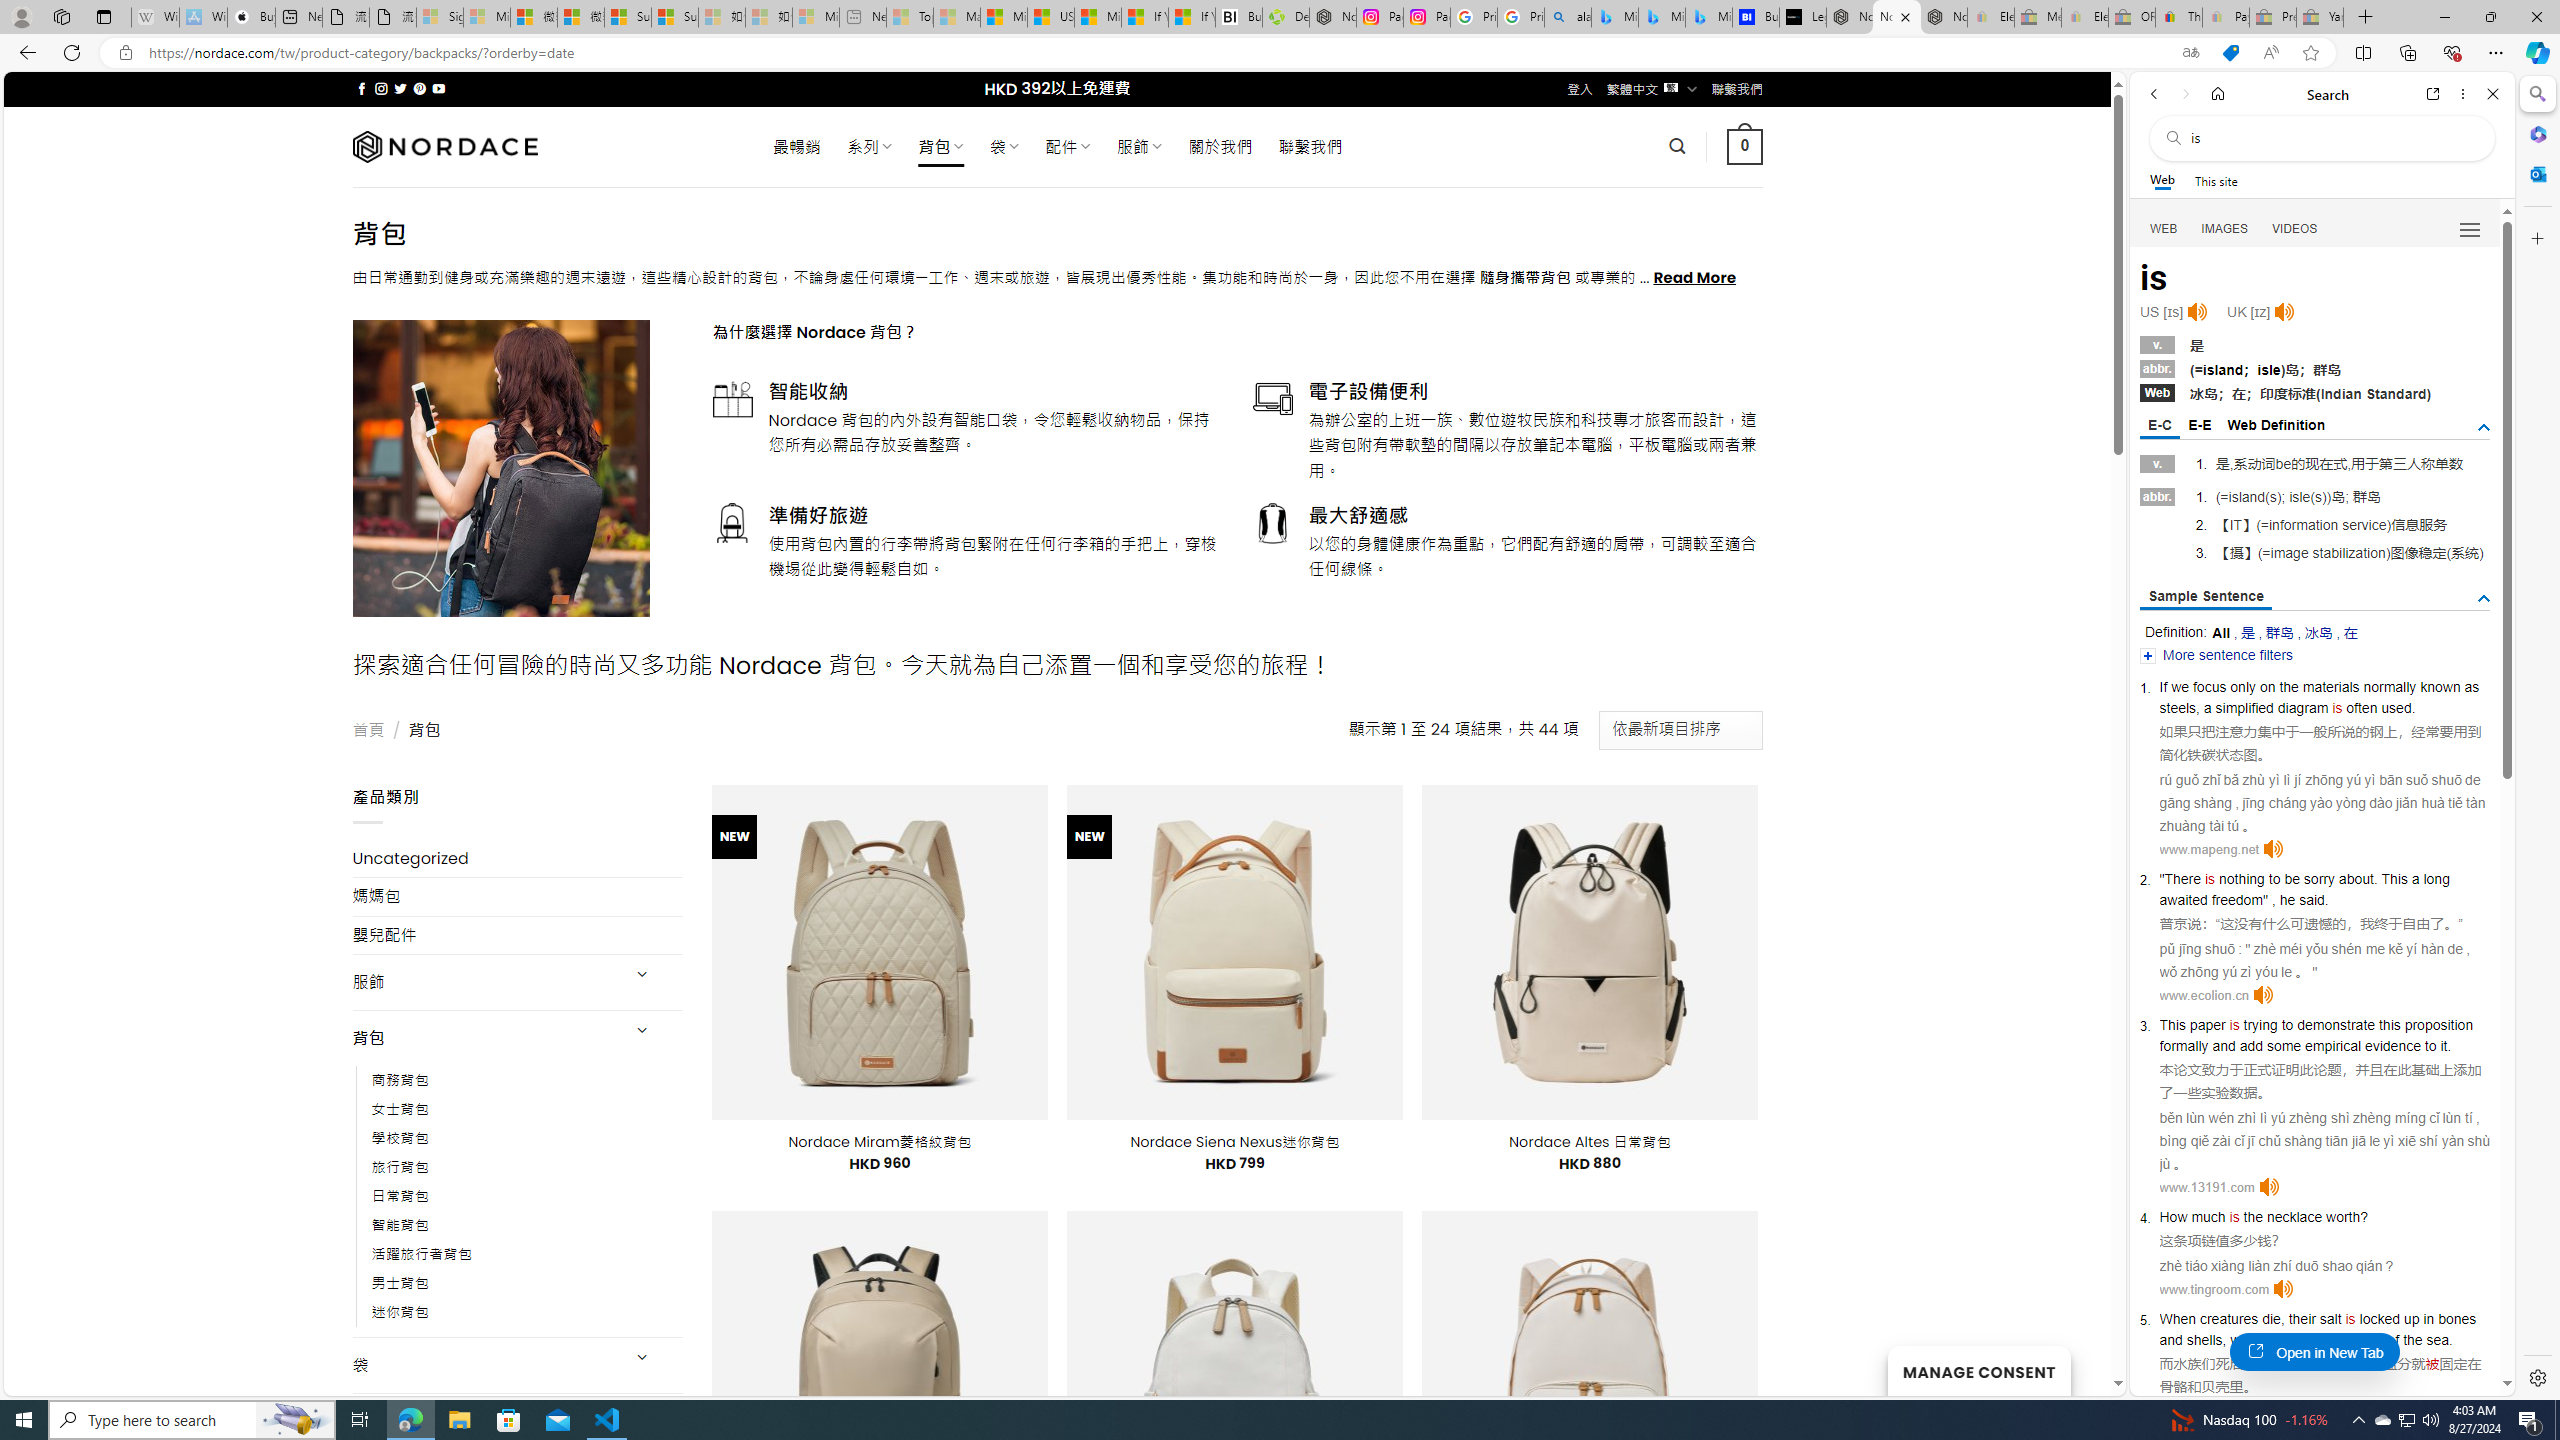 Image resolution: width=2560 pixels, height=1440 pixels. What do you see at coordinates (417, 88) in the screenshot?
I see `'Follow on Pinterest'` at bounding box center [417, 88].